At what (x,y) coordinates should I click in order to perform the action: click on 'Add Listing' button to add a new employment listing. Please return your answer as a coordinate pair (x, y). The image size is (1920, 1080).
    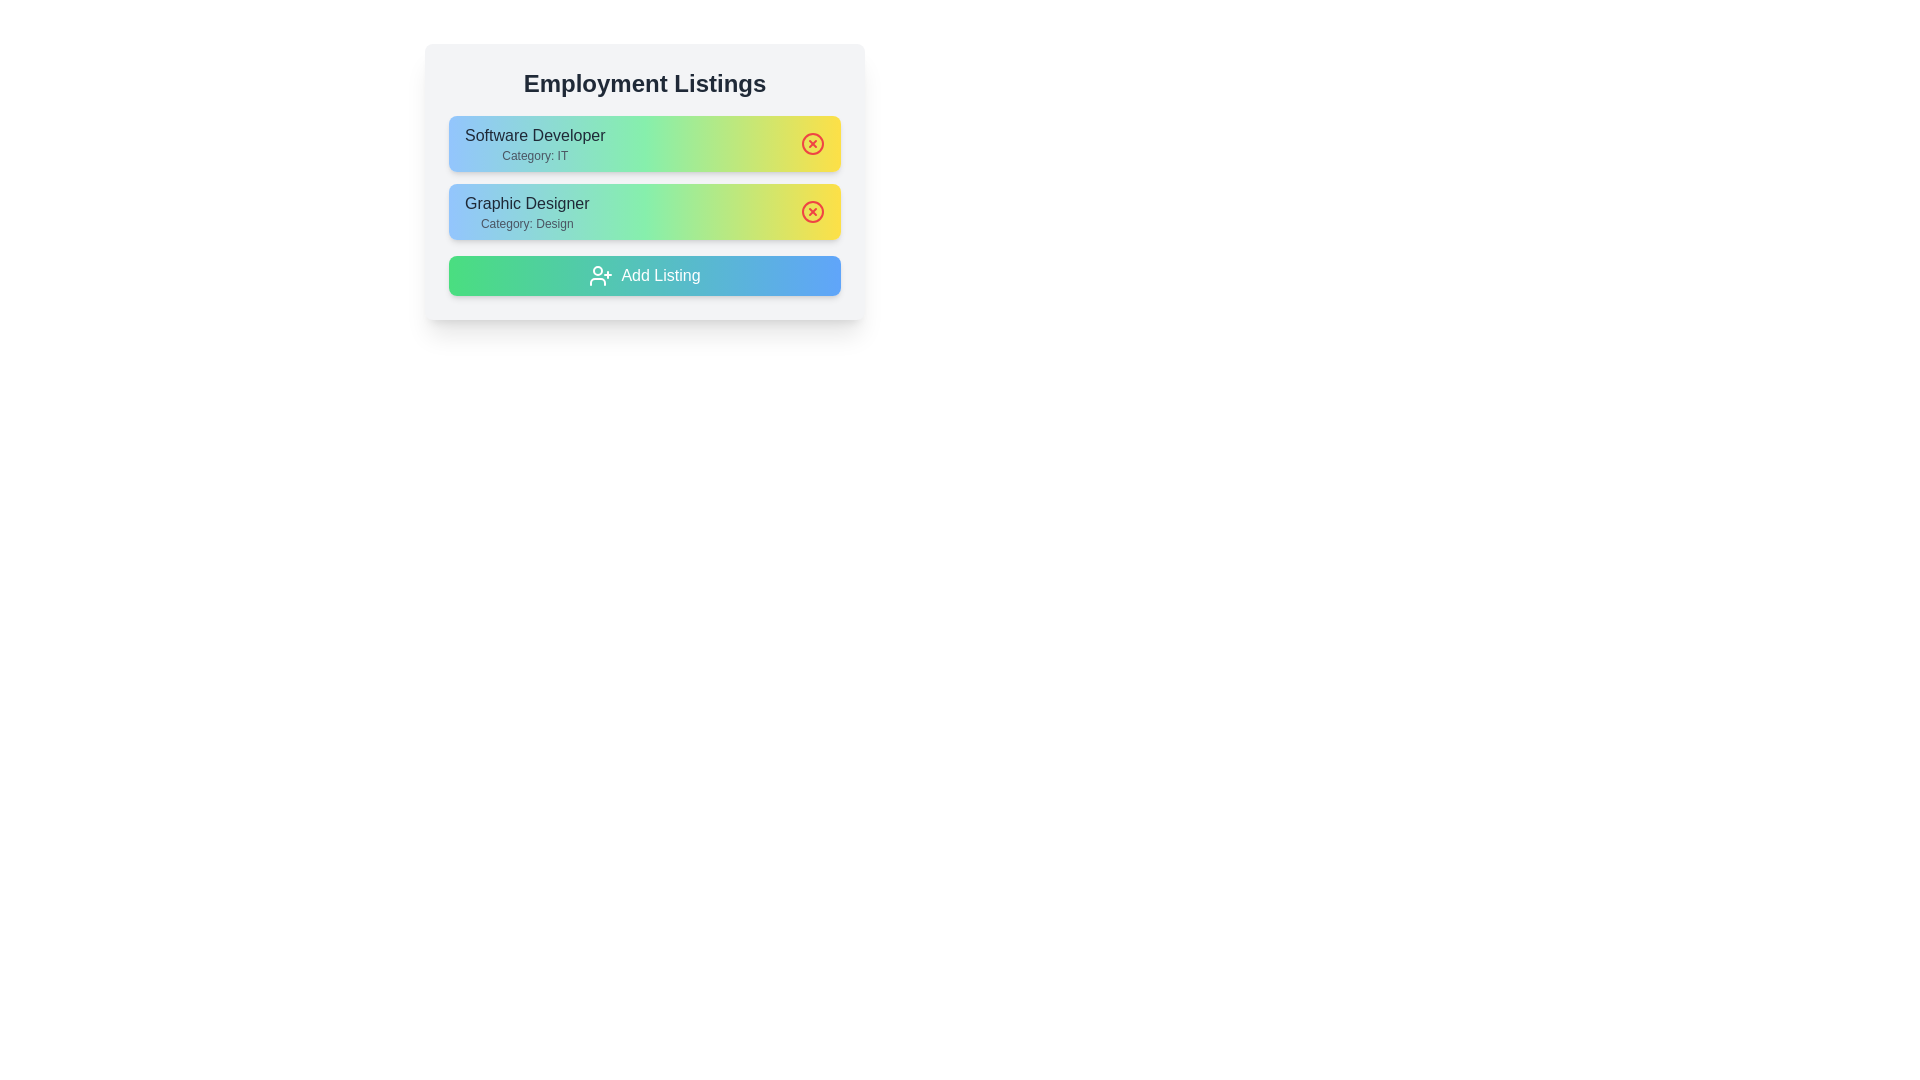
    Looking at the image, I should click on (644, 276).